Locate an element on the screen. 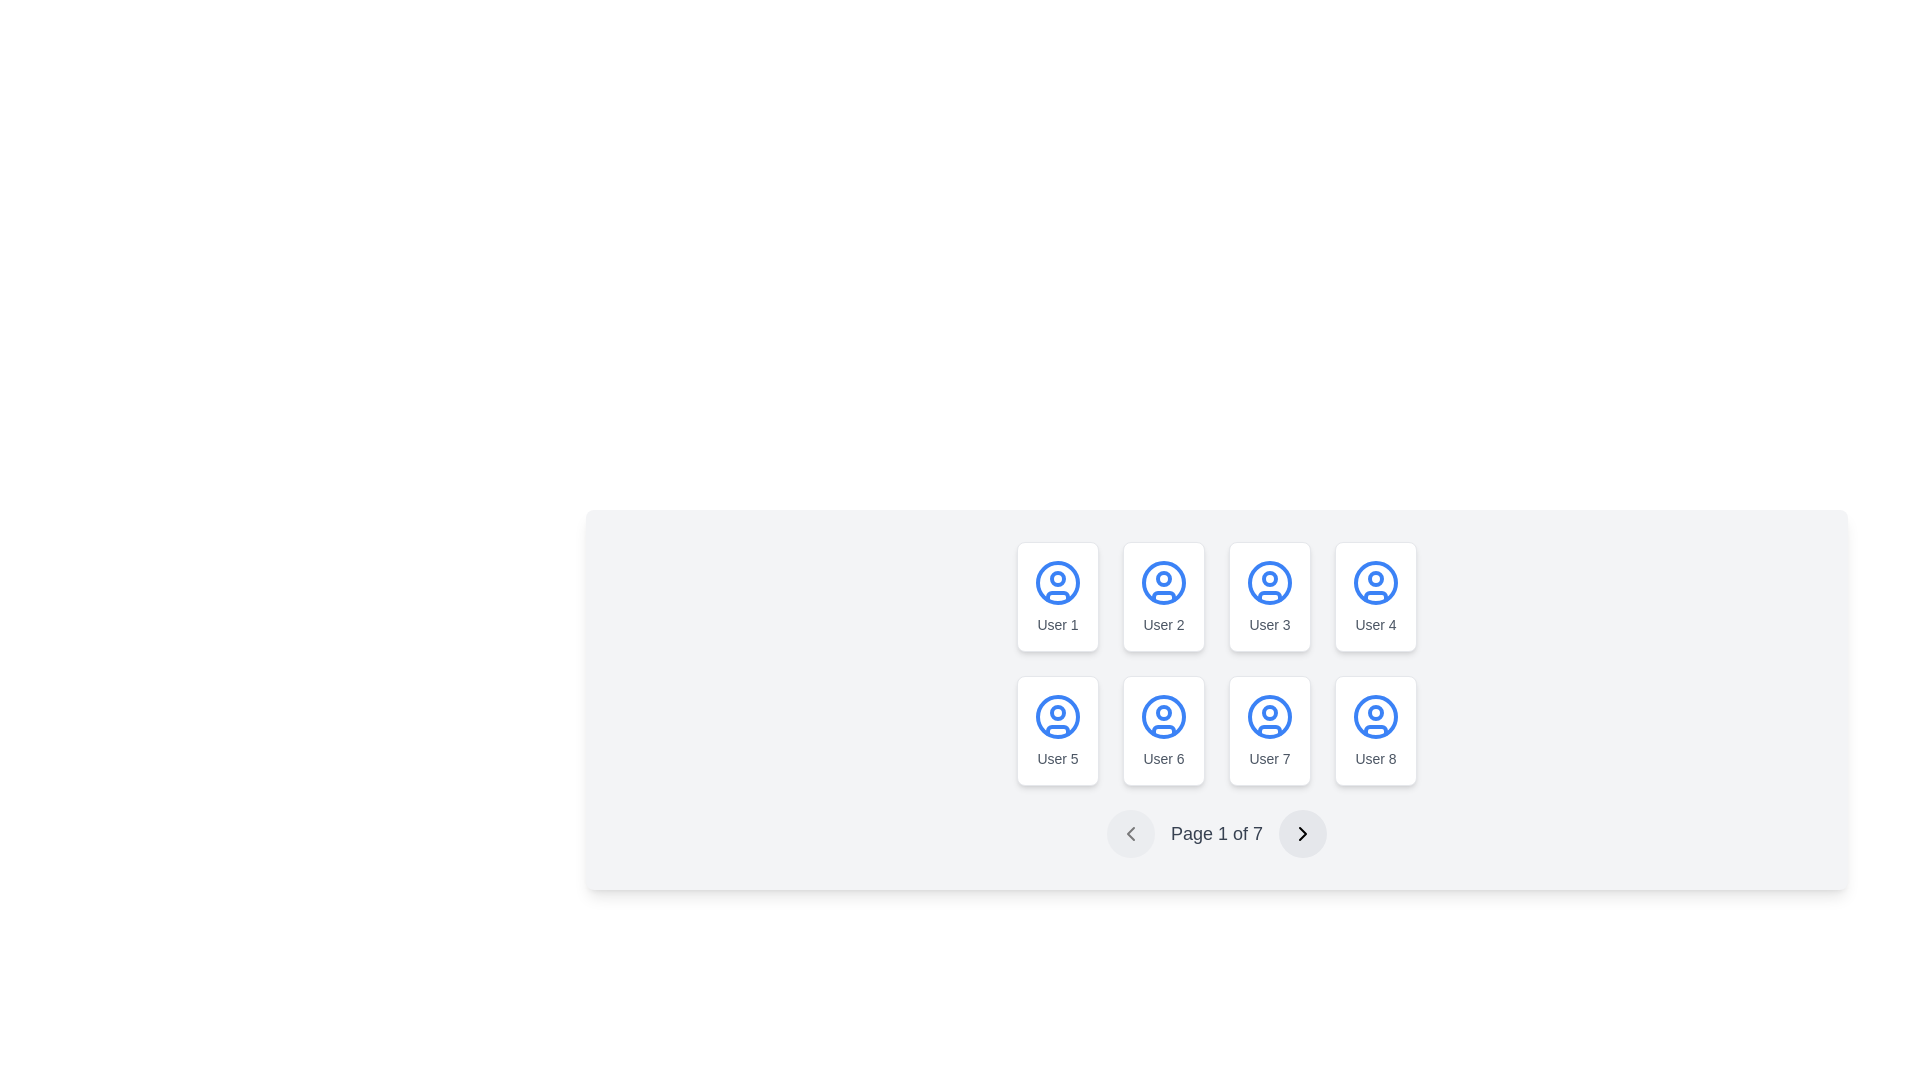 The image size is (1920, 1080). the decorative circular element located at the center of the user profile icon for the third card in the first row of the grid is located at coordinates (1269, 578).